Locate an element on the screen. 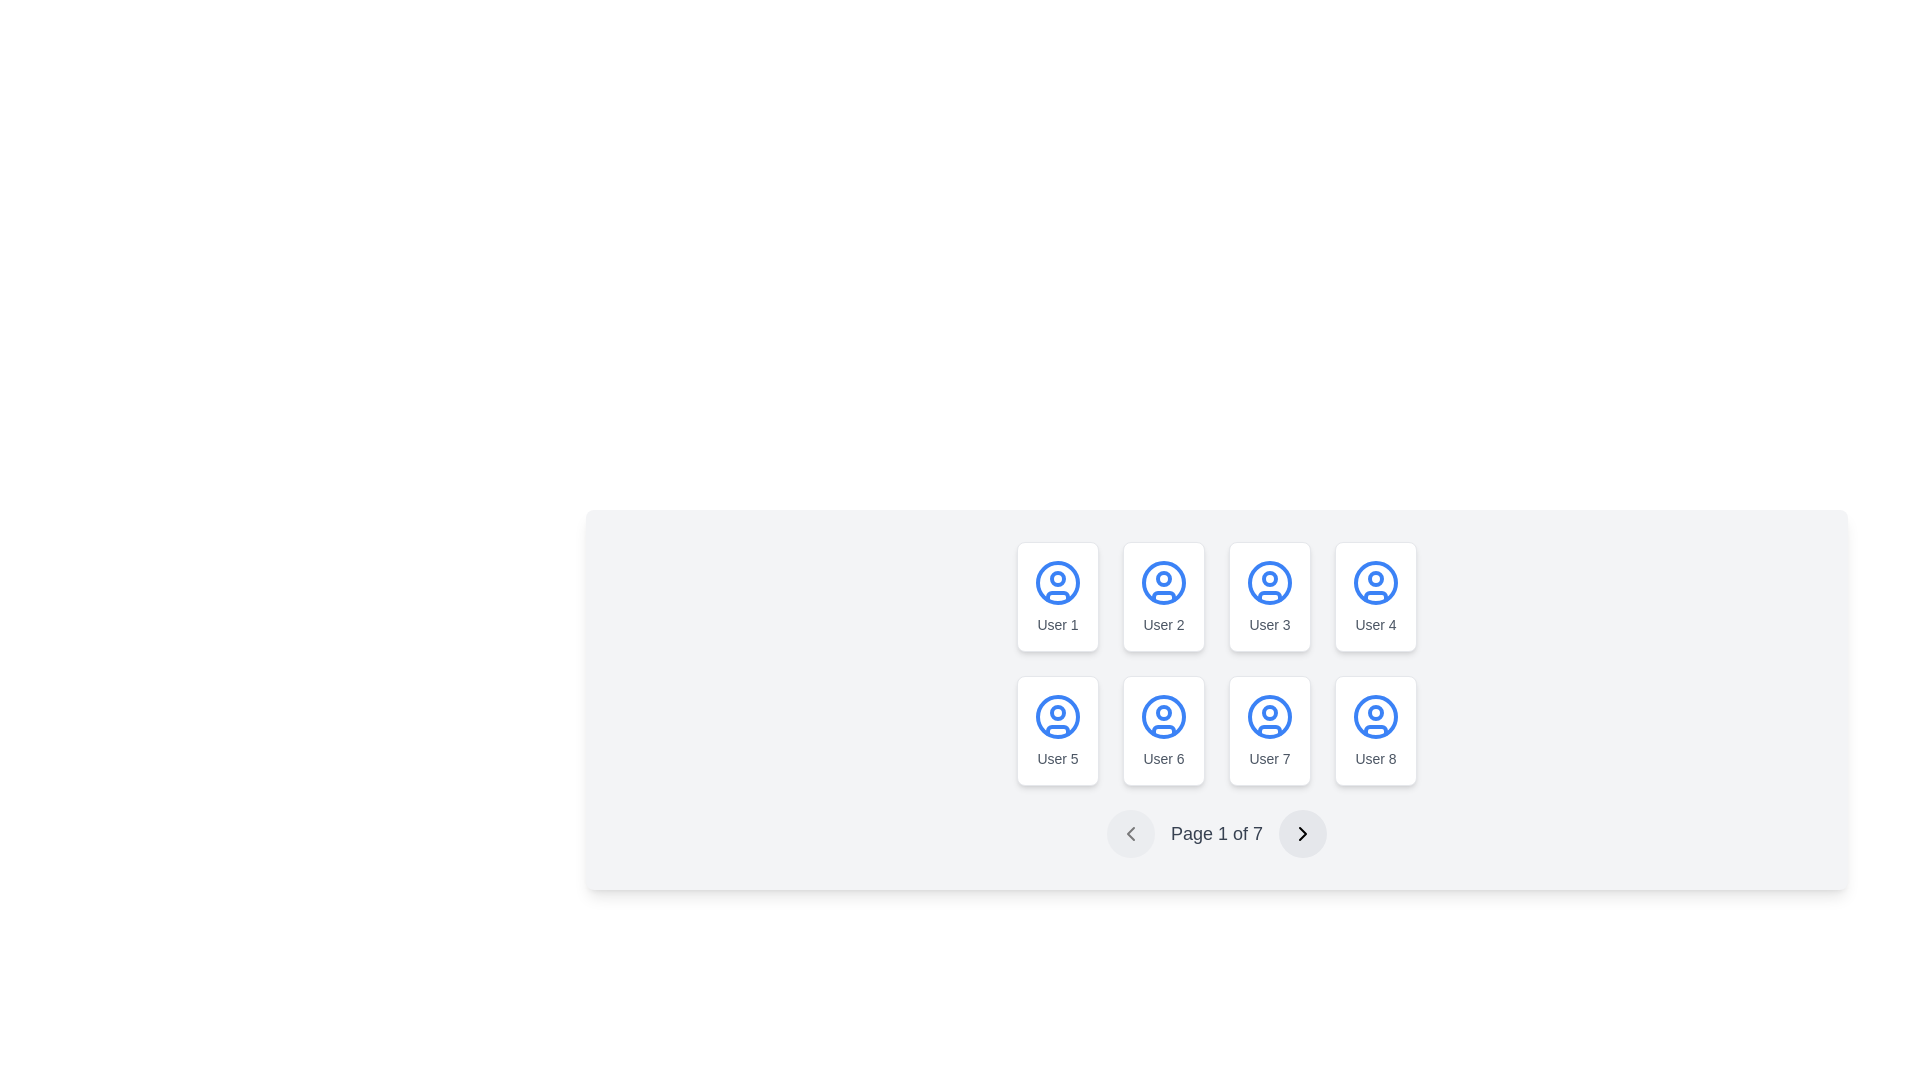 The image size is (1920, 1080). the decorative circular element located at the center of the user profile icon for the third card in the first row of the grid is located at coordinates (1269, 578).